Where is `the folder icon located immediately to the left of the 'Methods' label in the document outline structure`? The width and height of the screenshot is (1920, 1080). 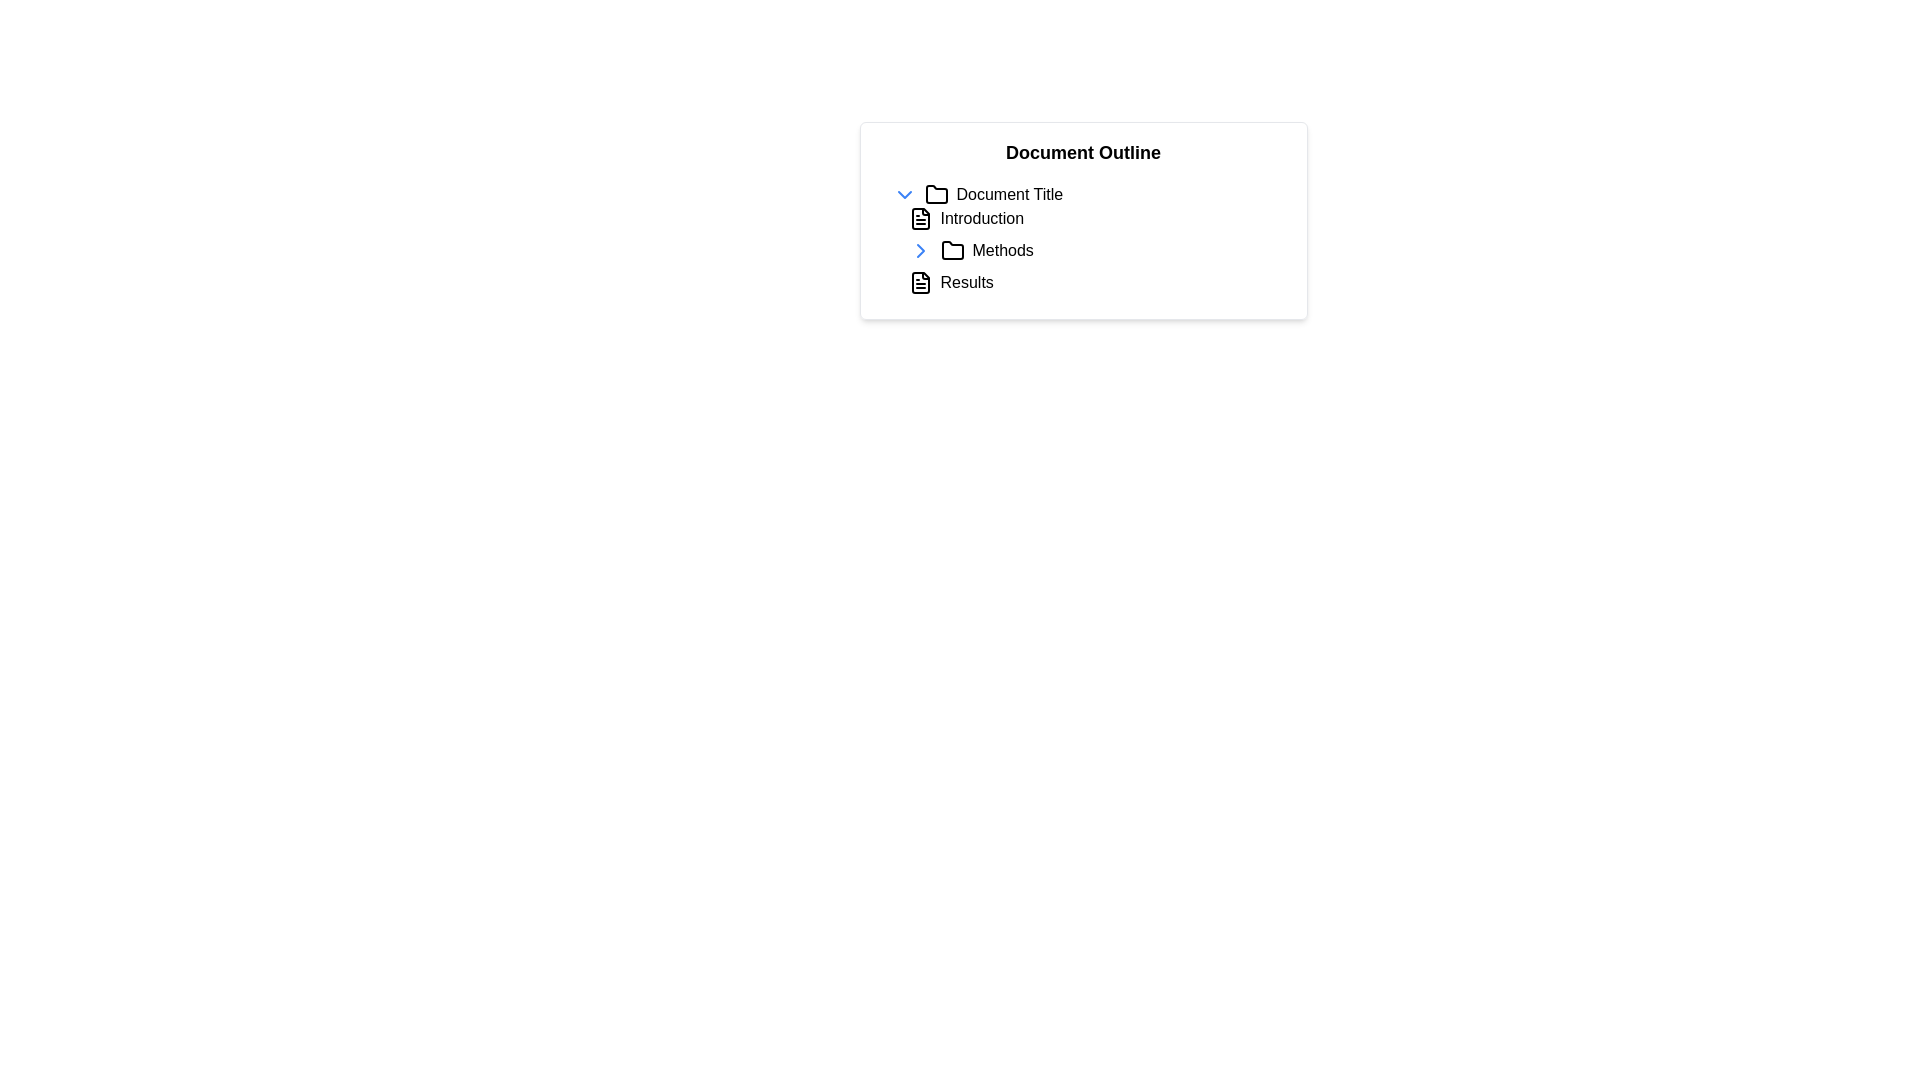 the folder icon located immediately to the left of the 'Methods' label in the document outline structure is located at coordinates (951, 249).